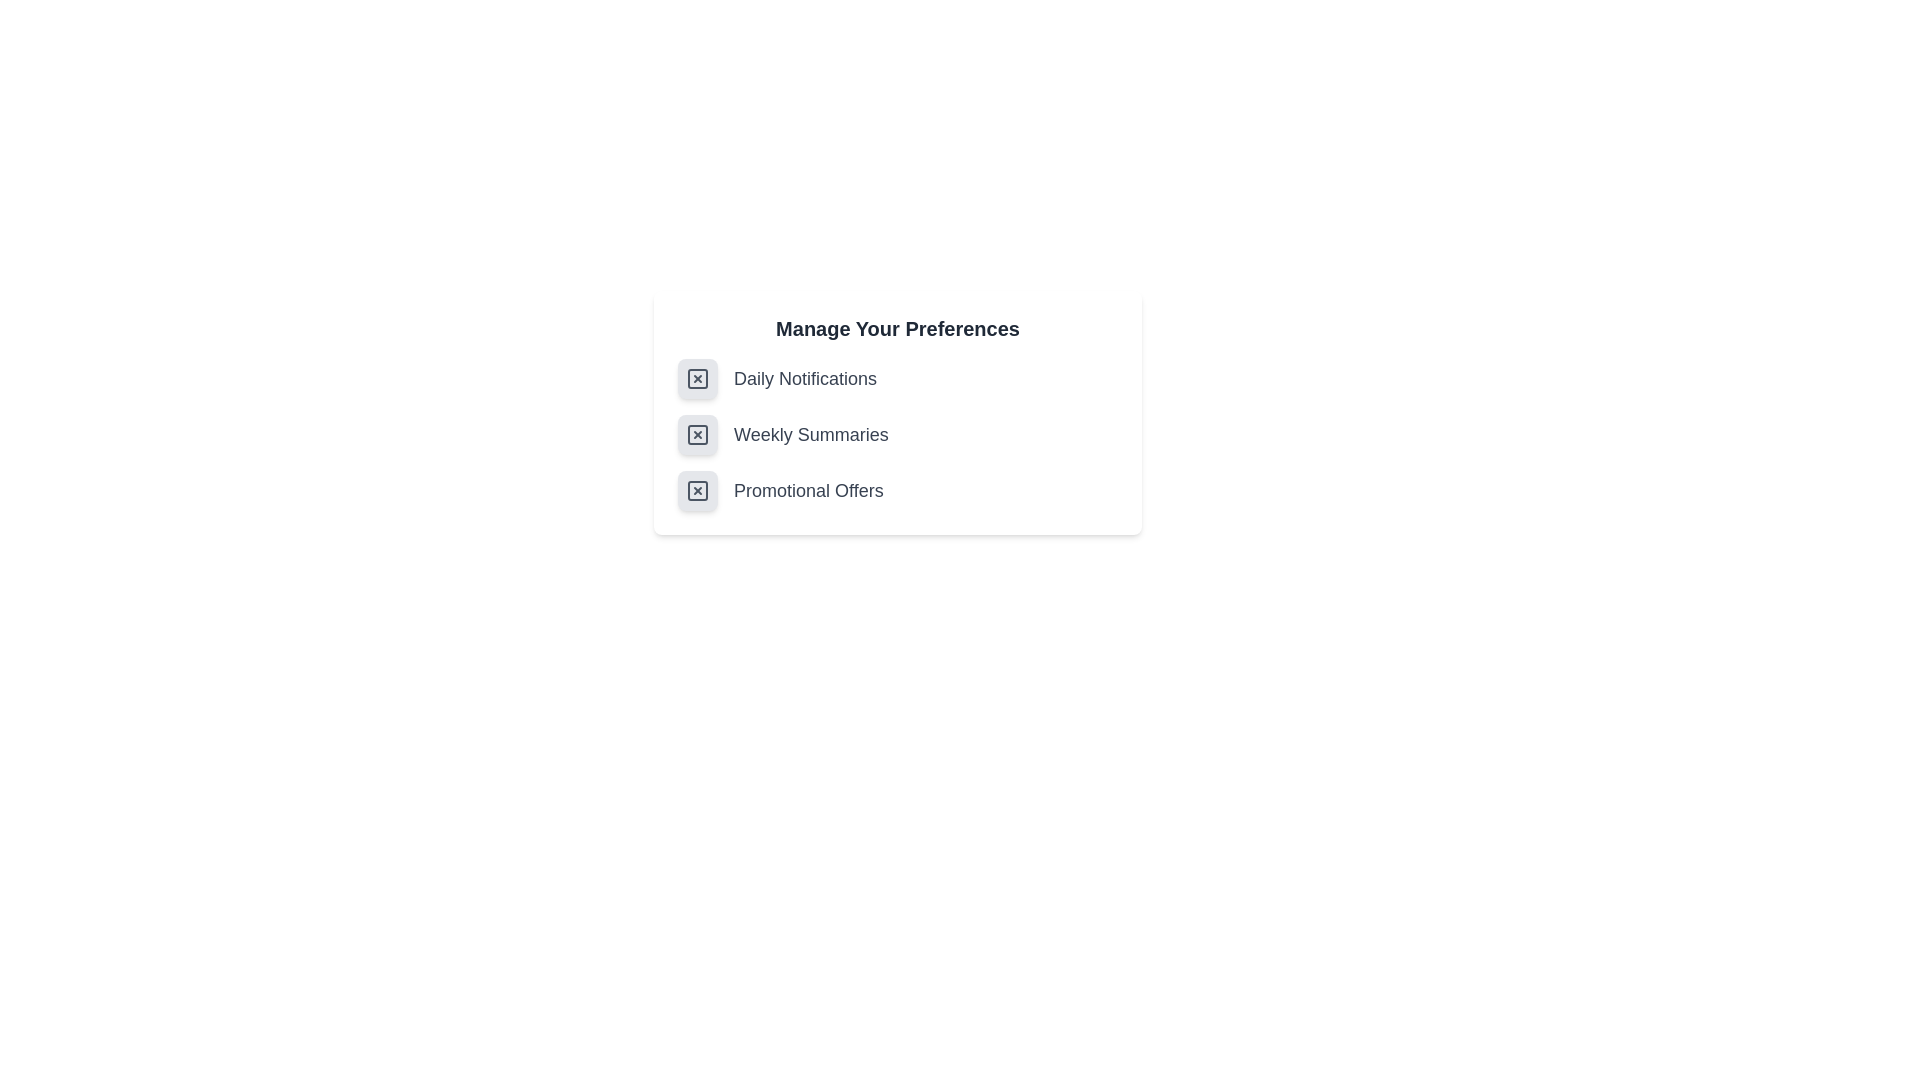 The width and height of the screenshot is (1920, 1080). What do you see at coordinates (896, 434) in the screenshot?
I see `the checkbox in the 'Manage Your Preferences' panel` at bounding box center [896, 434].